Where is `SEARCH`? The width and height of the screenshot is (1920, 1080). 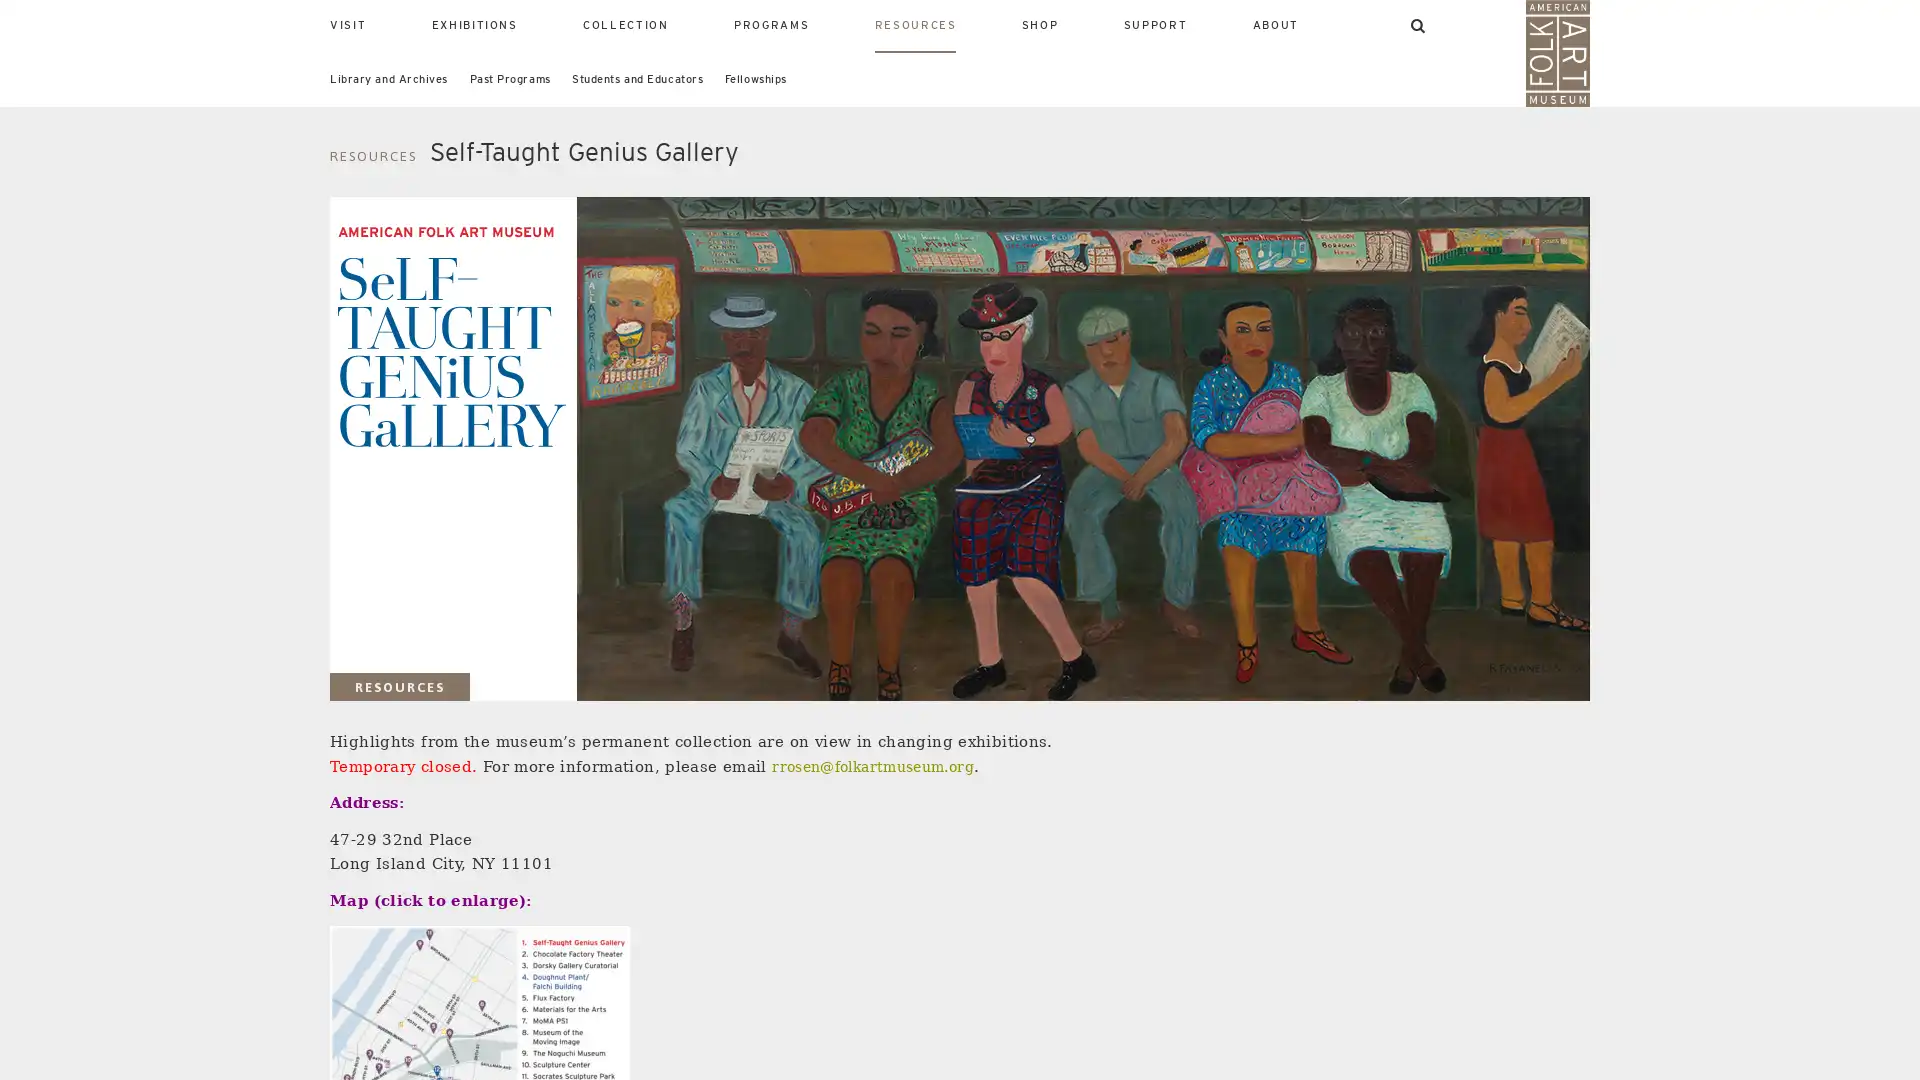
SEARCH is located at coordinates (1538, 146).